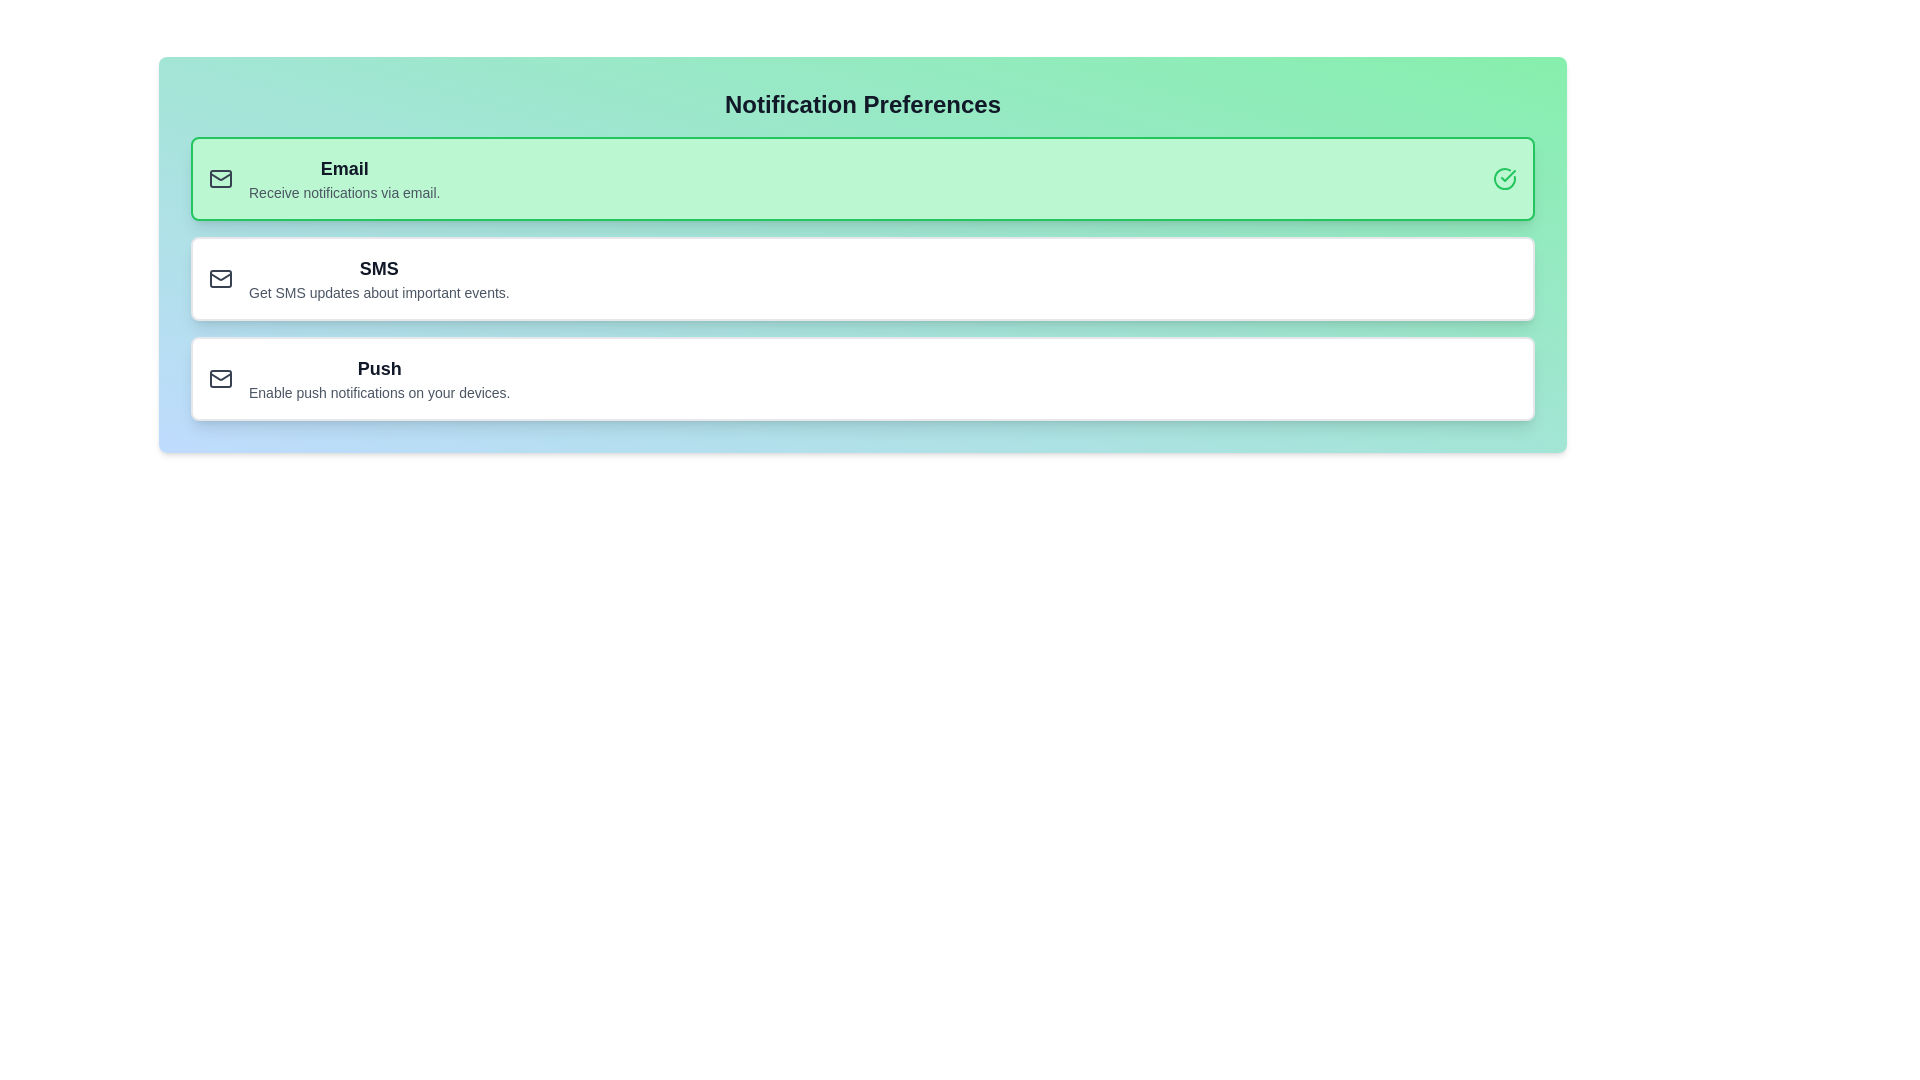  Describe the element at coordinates (379, 378) in the screenshot. I see `the descriptive label for 'Push' notifications located centrally within the notification preferences interface, positioned between the 'SMS' card and an empty space` at that location.